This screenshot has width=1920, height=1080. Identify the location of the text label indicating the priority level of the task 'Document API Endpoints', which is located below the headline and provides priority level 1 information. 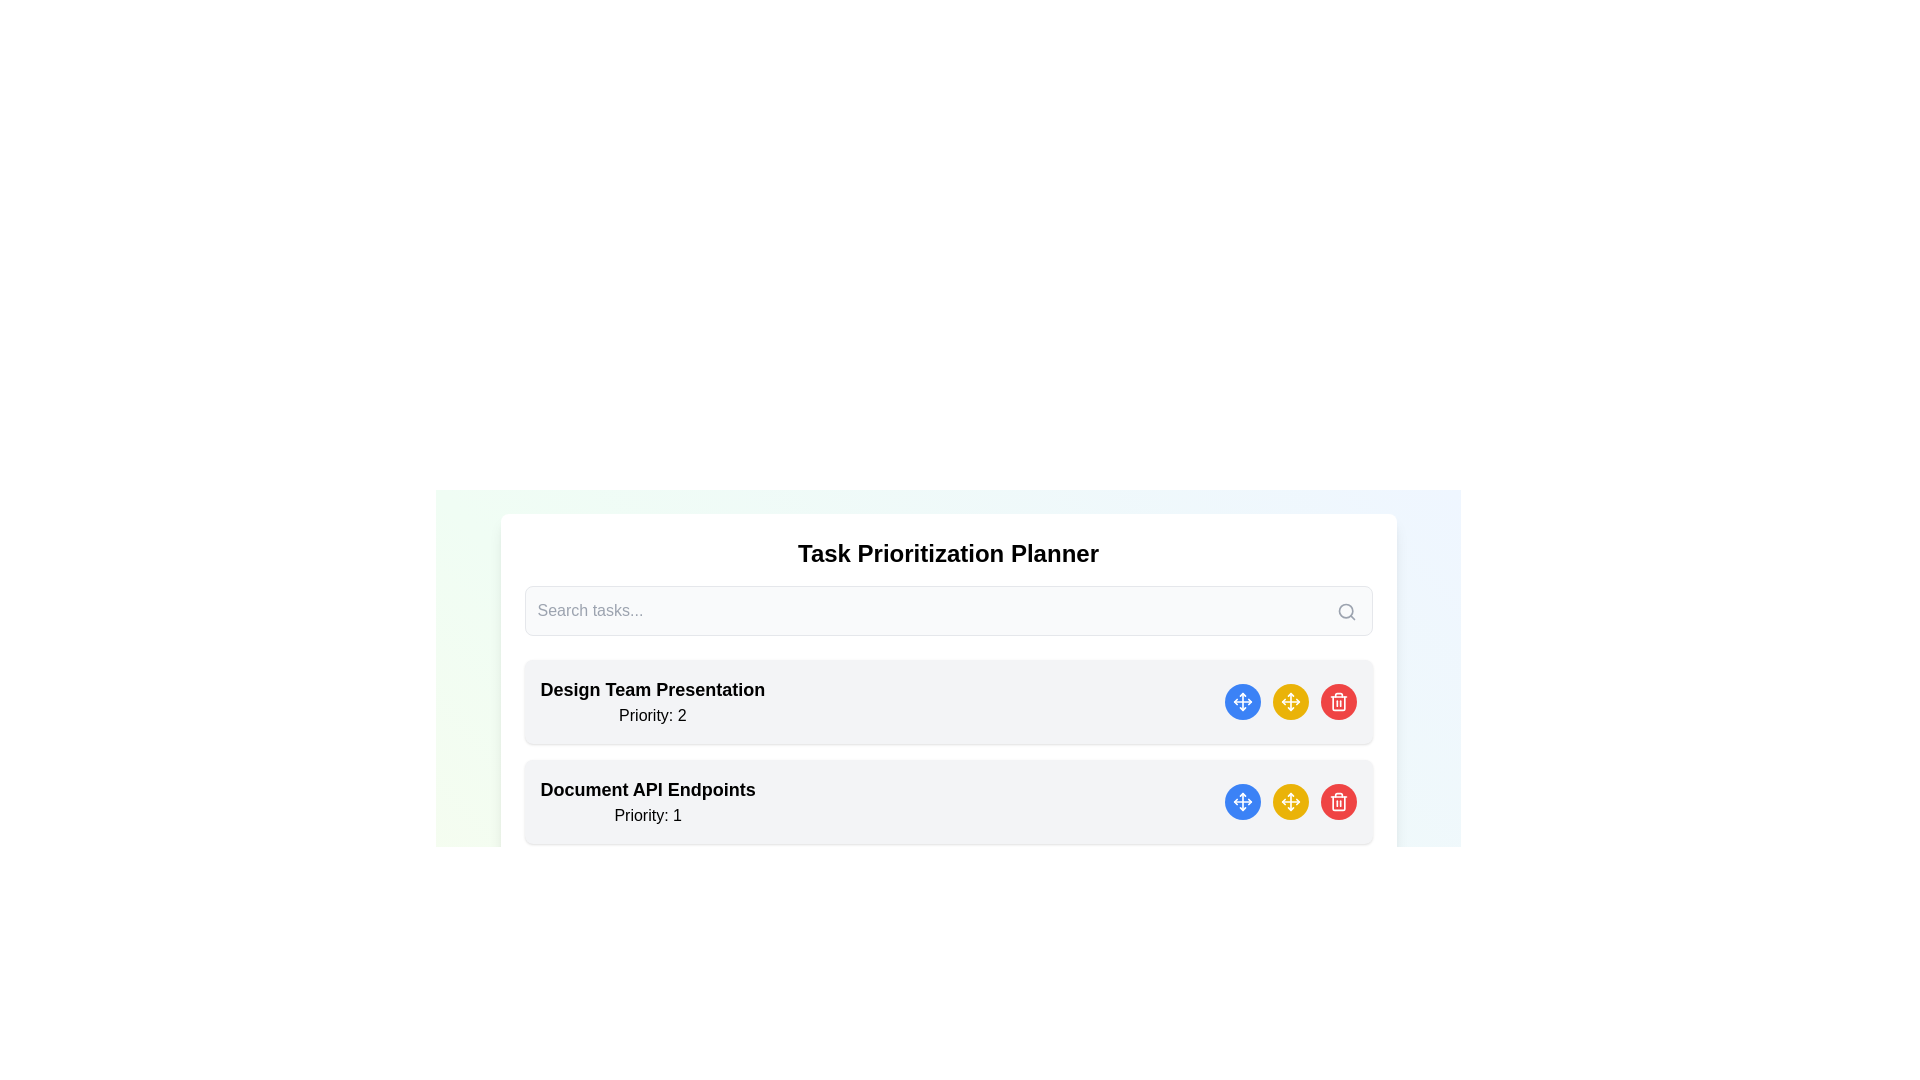
(648, 816).